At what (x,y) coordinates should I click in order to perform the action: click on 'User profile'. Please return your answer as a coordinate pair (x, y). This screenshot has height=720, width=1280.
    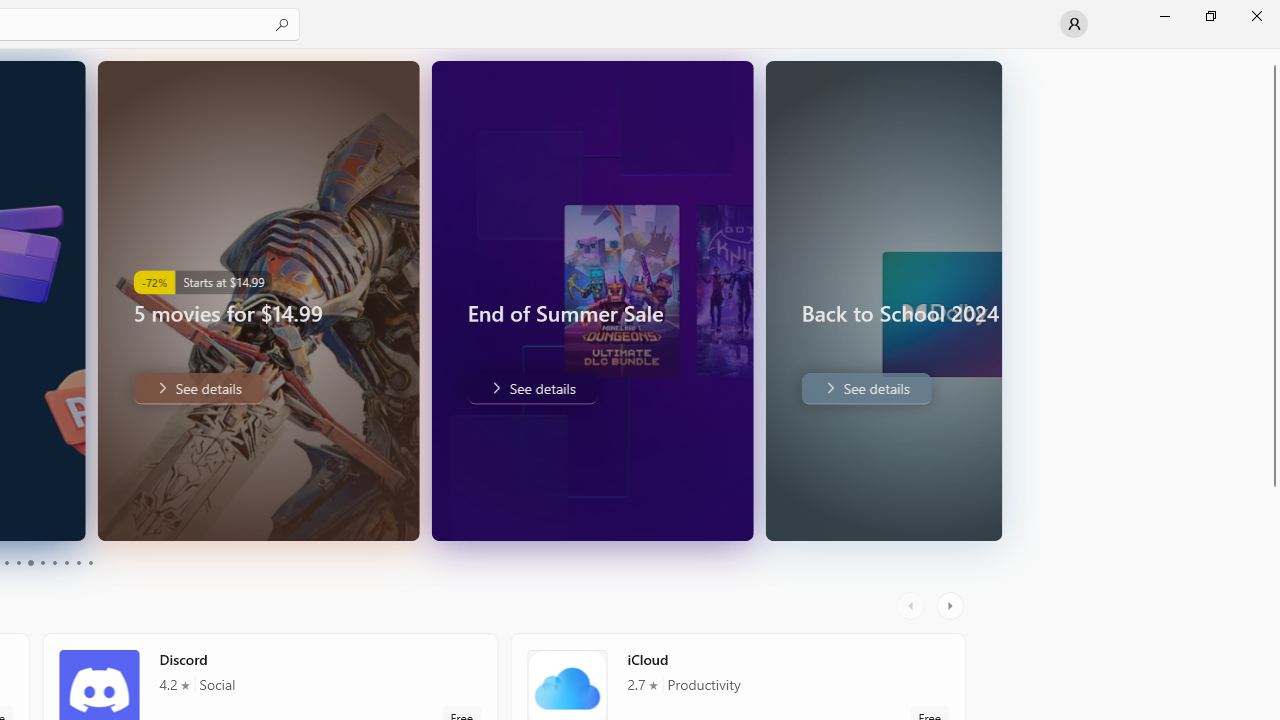
    Looking at the image, I should click on (1072, 24).